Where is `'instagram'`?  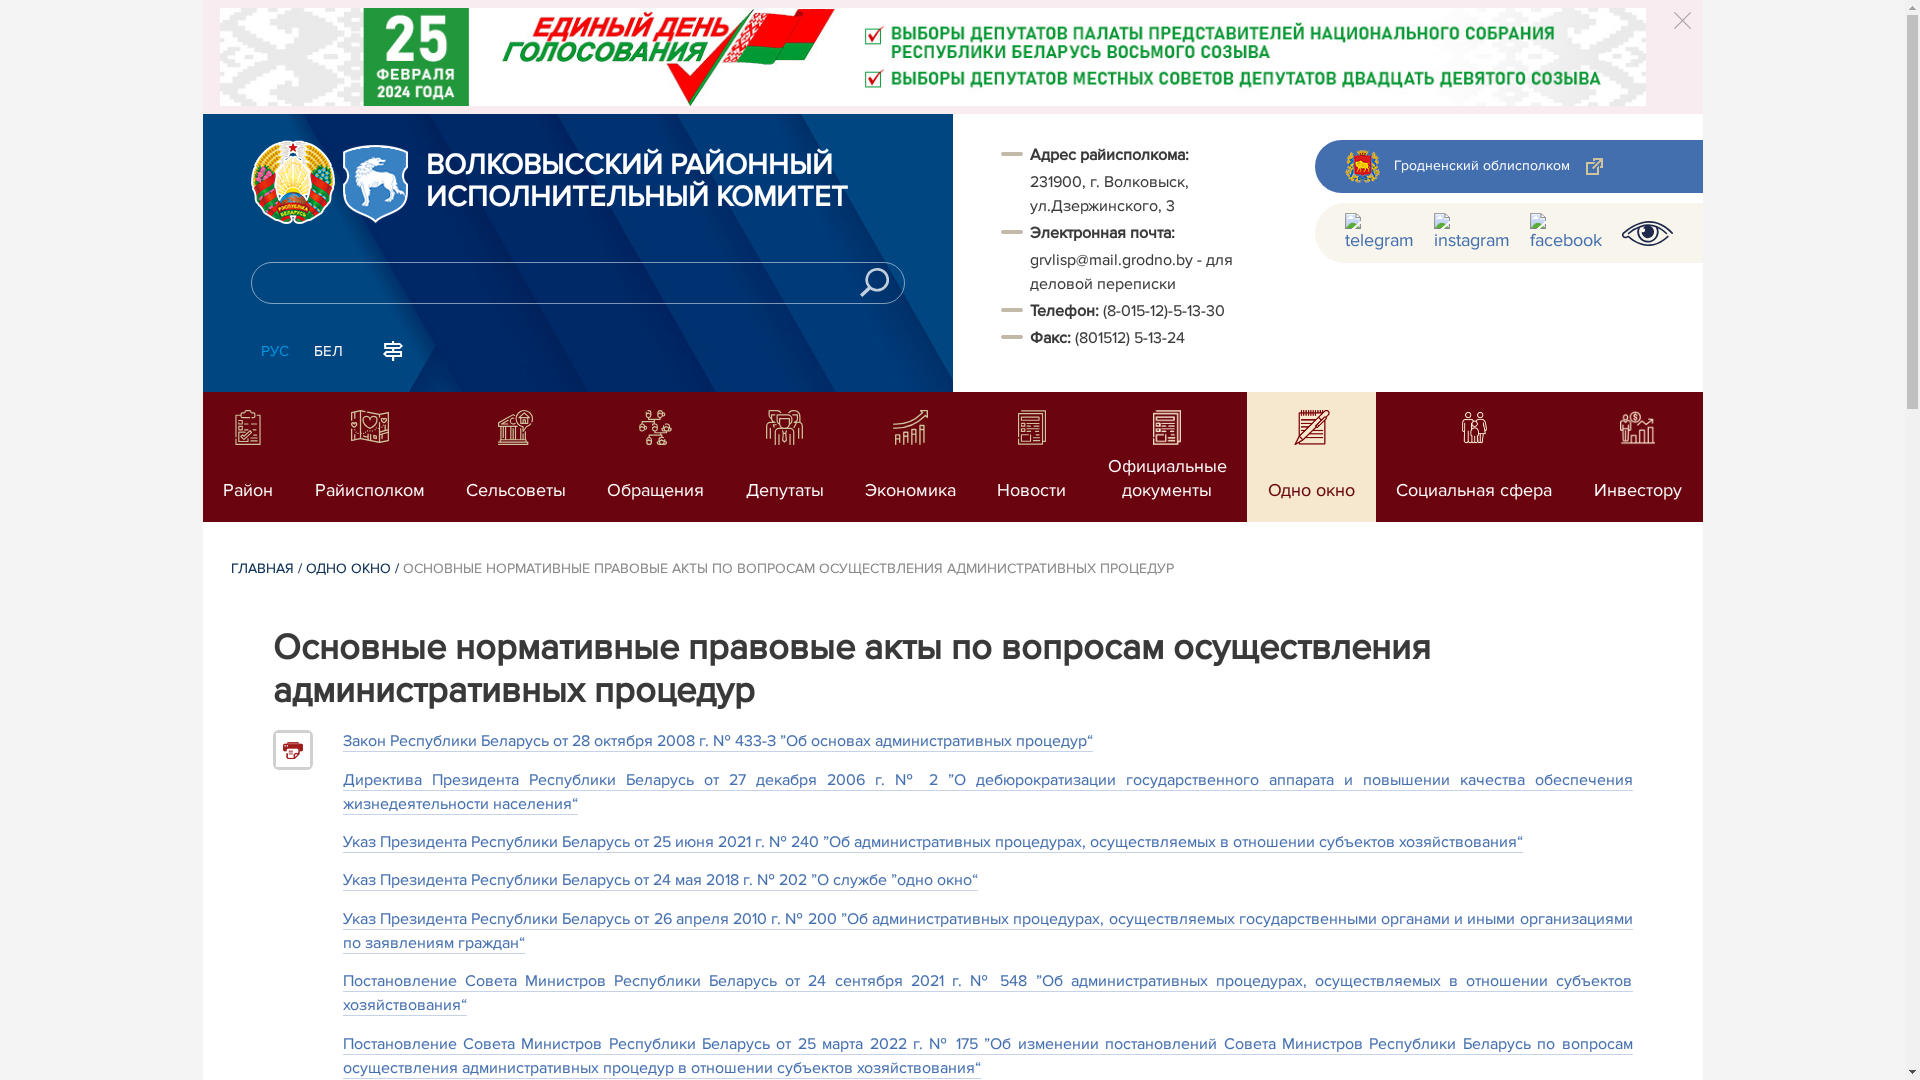 'instagram' is located at coordinates (1472, 231).